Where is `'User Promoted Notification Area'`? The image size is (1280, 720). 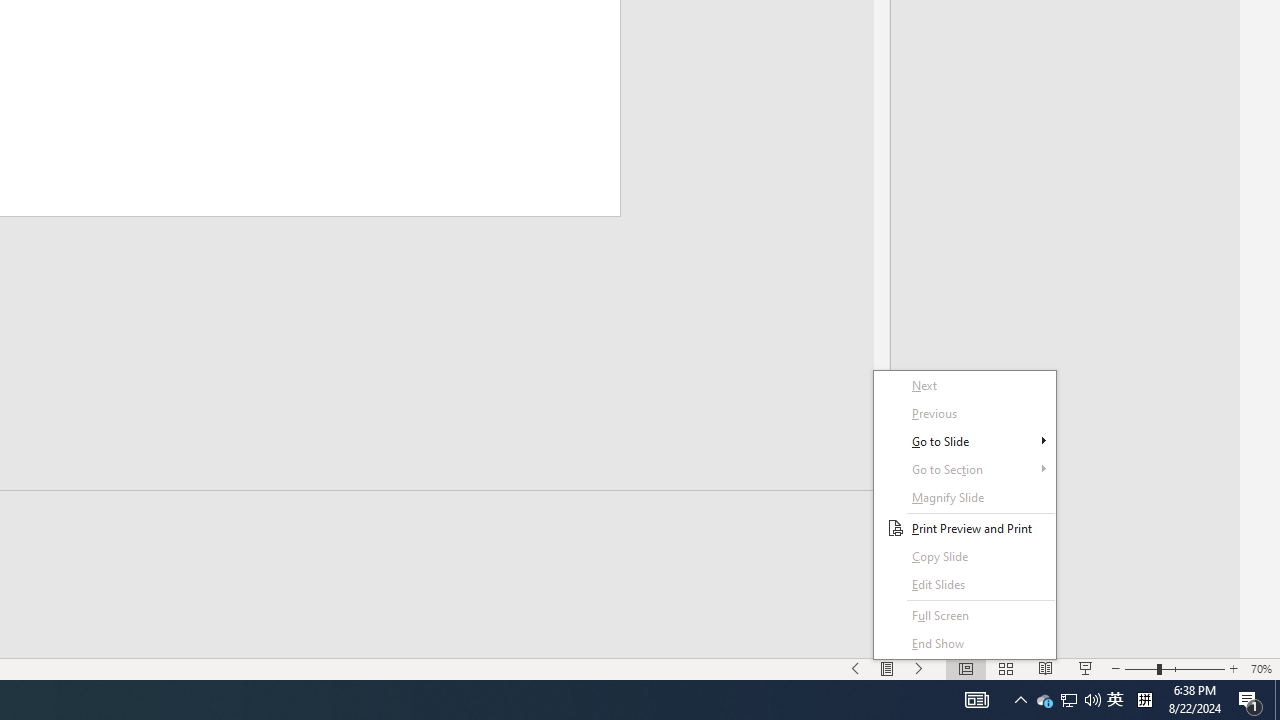
'User Promoted Notification Area' is located at coordinates (1092, 698).